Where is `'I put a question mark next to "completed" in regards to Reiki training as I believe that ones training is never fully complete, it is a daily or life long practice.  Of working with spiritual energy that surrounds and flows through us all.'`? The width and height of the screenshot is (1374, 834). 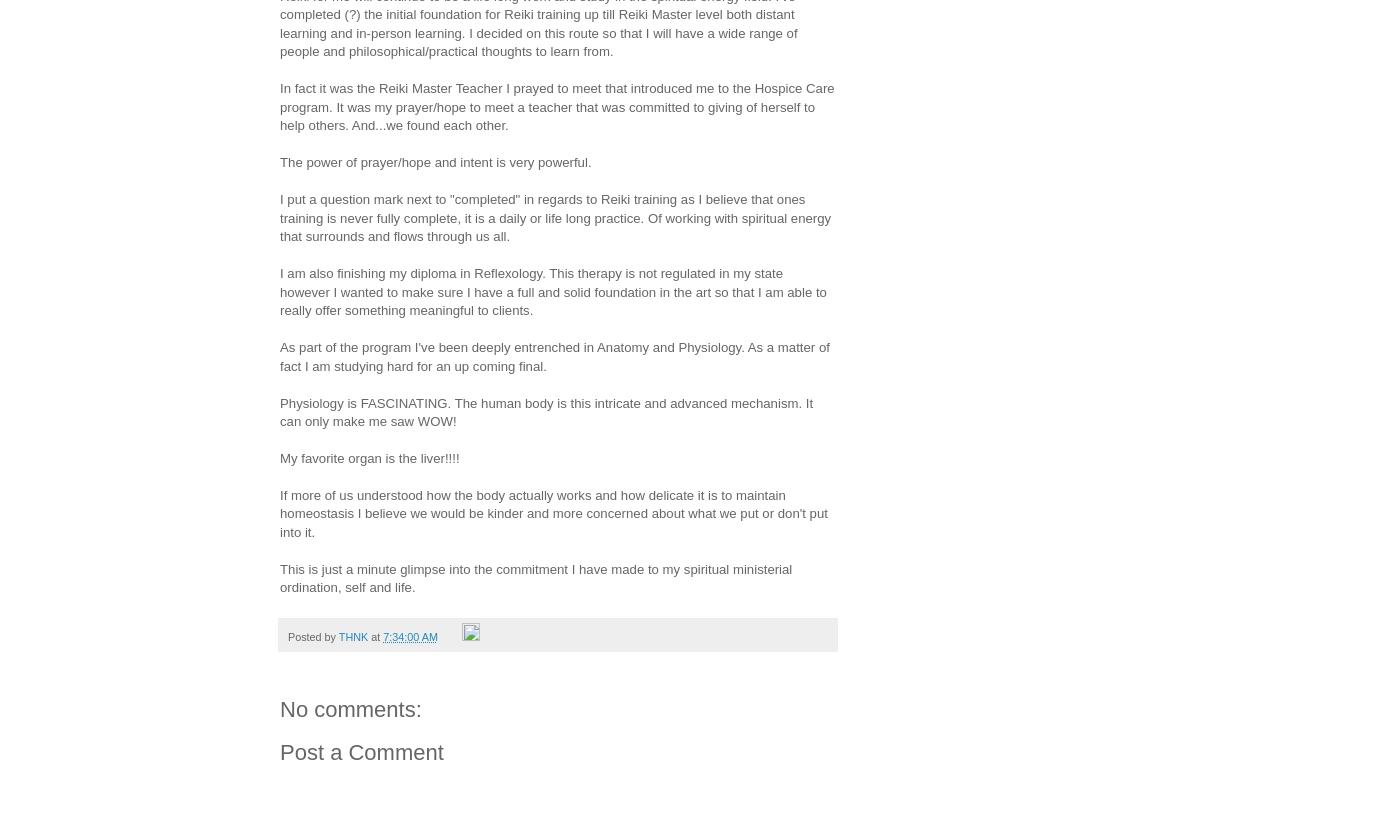 'I put a question mark next to "completed" in regards to Reiki training as I believe that ones training is never fully complete, it is a daily or life long practice.  Of working with spiritual energy that surrounds and flows through us all.' is located at coordinates (279, 217).